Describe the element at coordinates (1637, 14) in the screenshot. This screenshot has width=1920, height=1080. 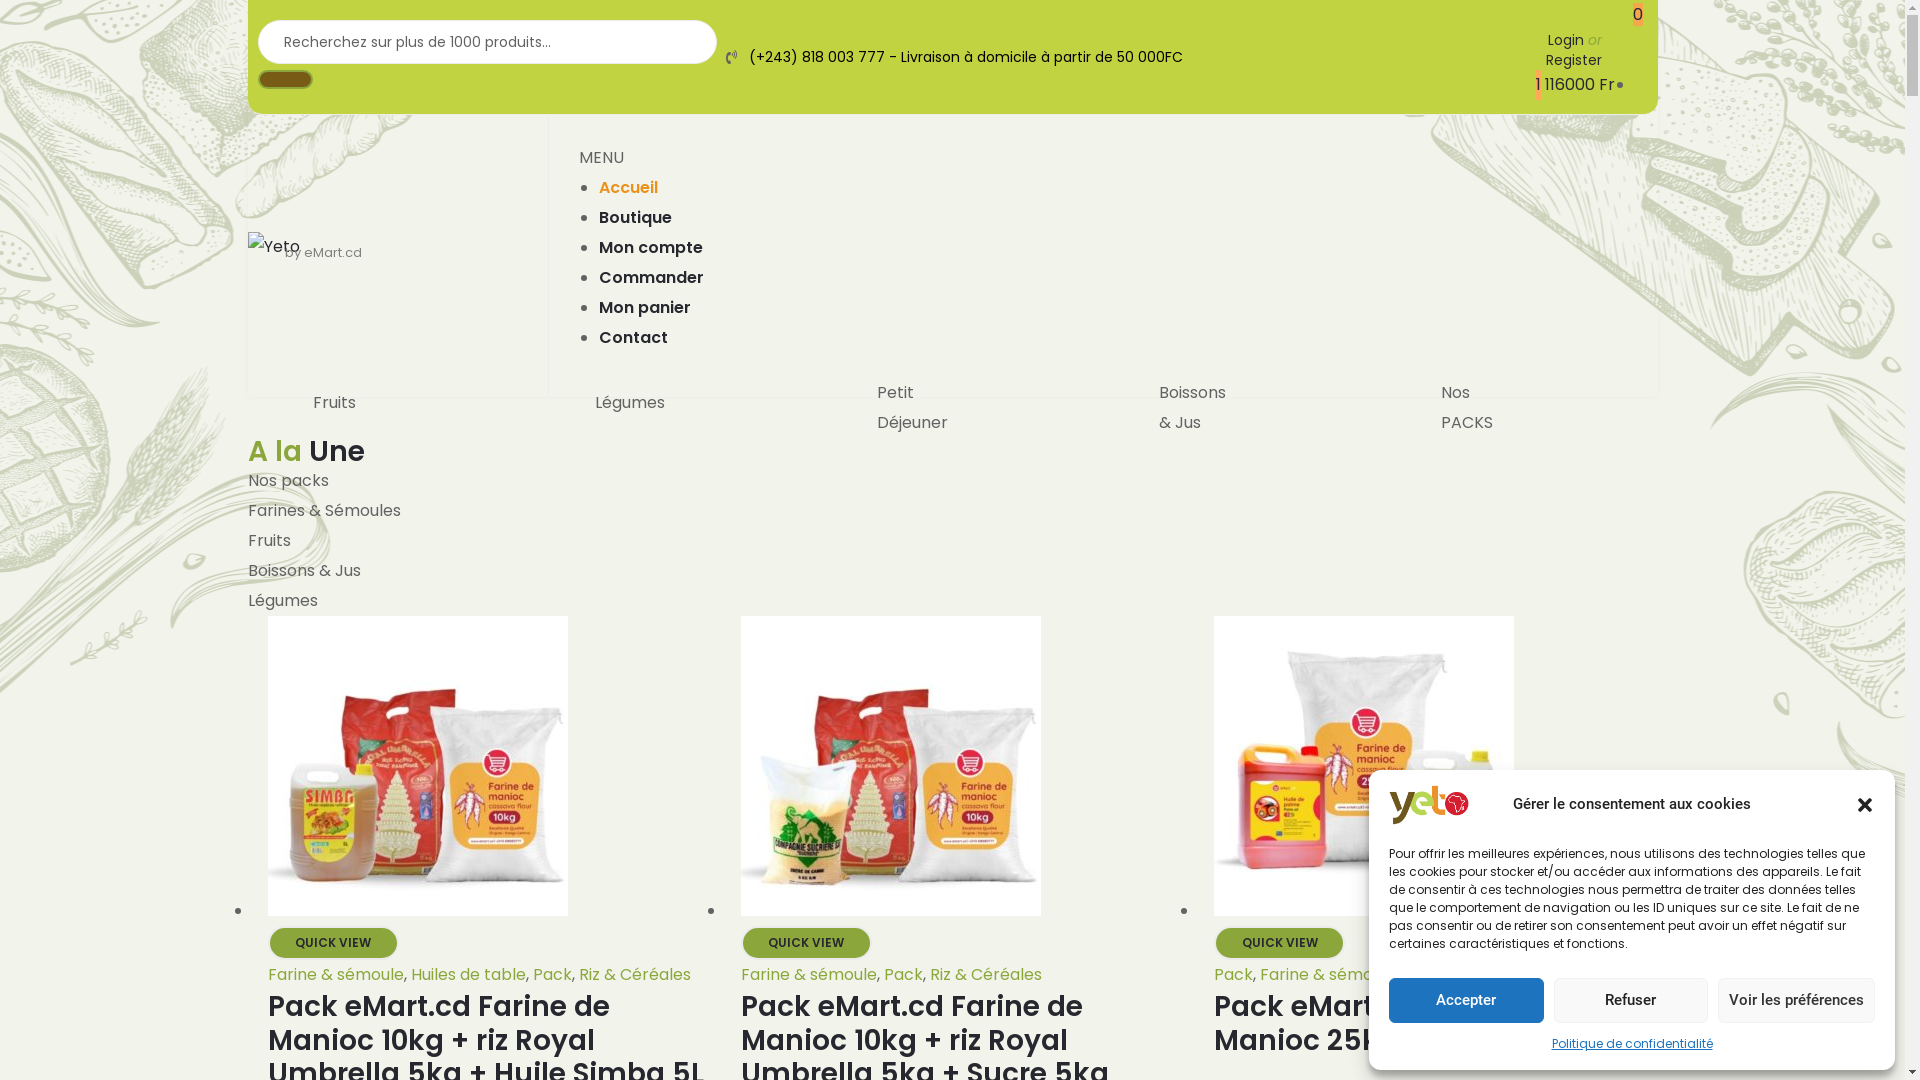
I see `'0'` at that location.